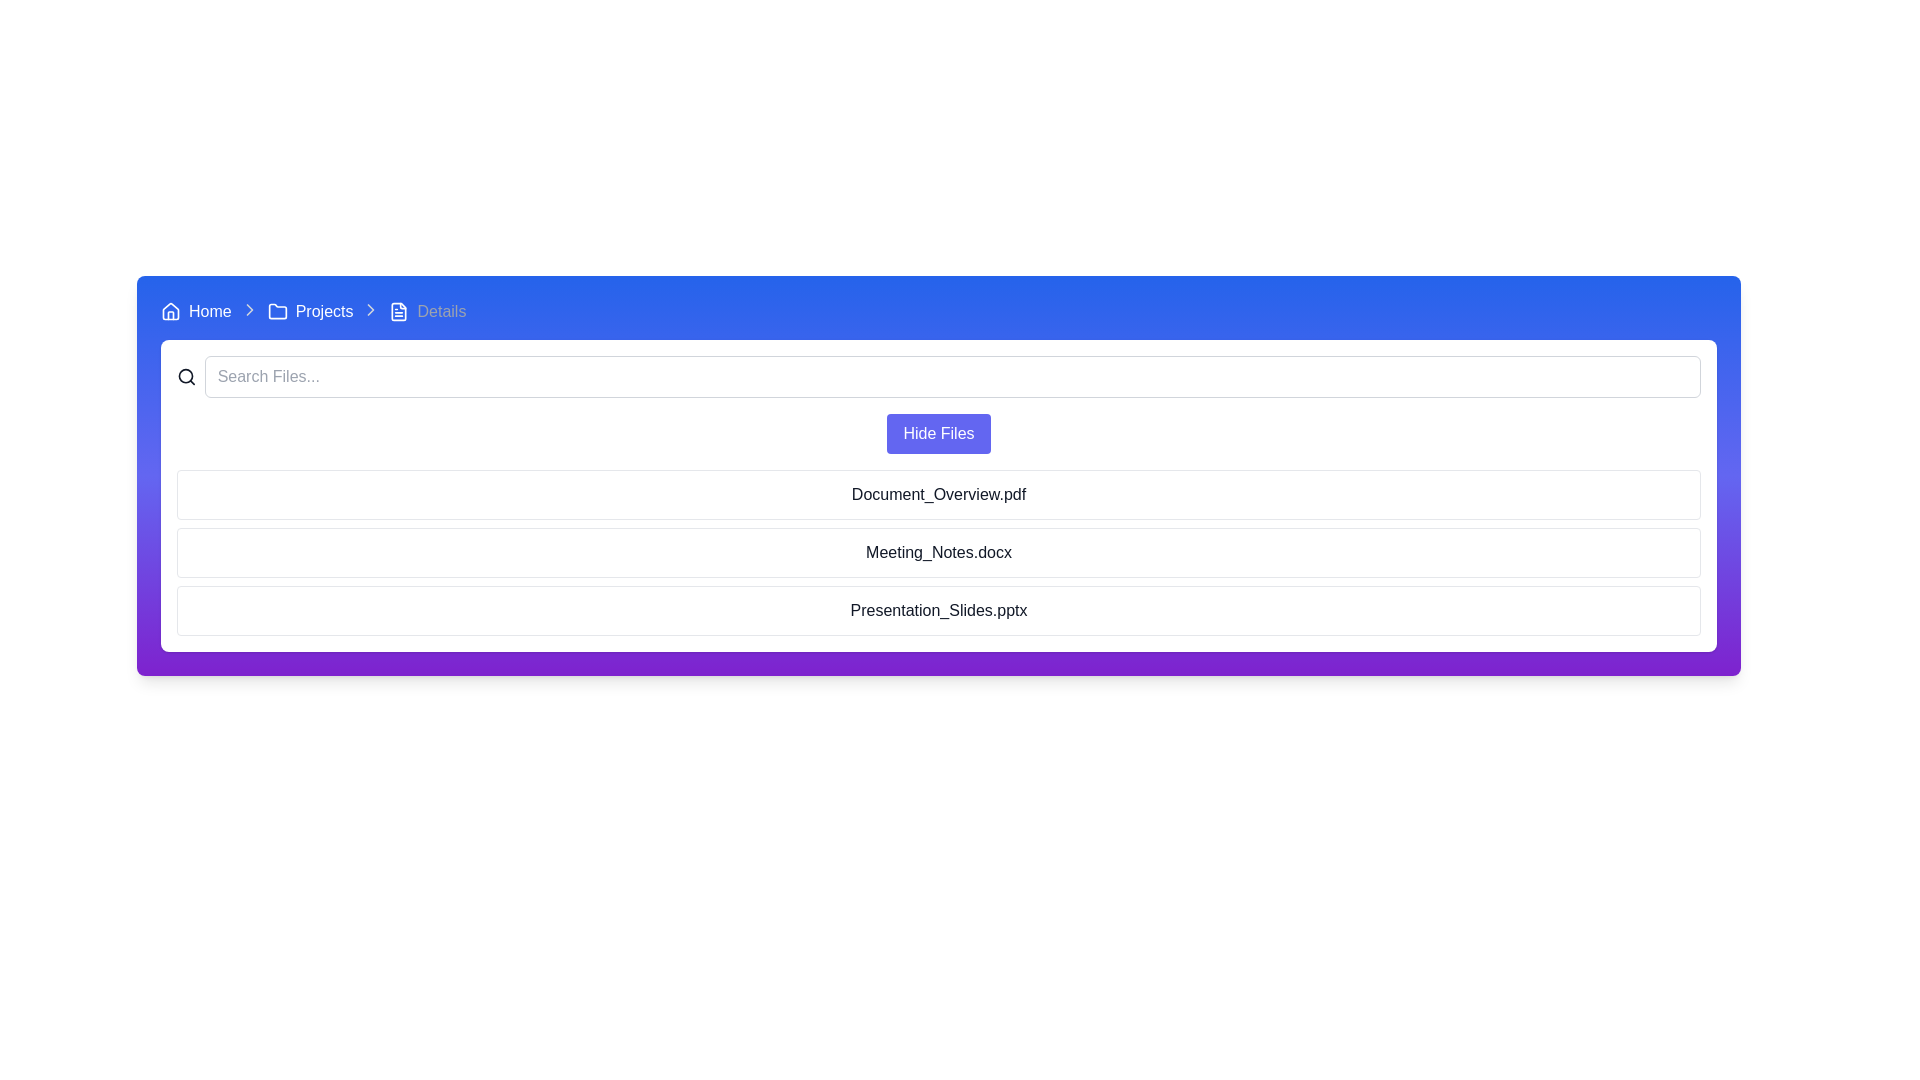  What do you see at coordinates (938, 494) in the screenshot?
I see `the first Text Label representing 'Document_Overview.pdf' which is centrally aligned and located at the top of the document list` at bounding box center [938, 494].